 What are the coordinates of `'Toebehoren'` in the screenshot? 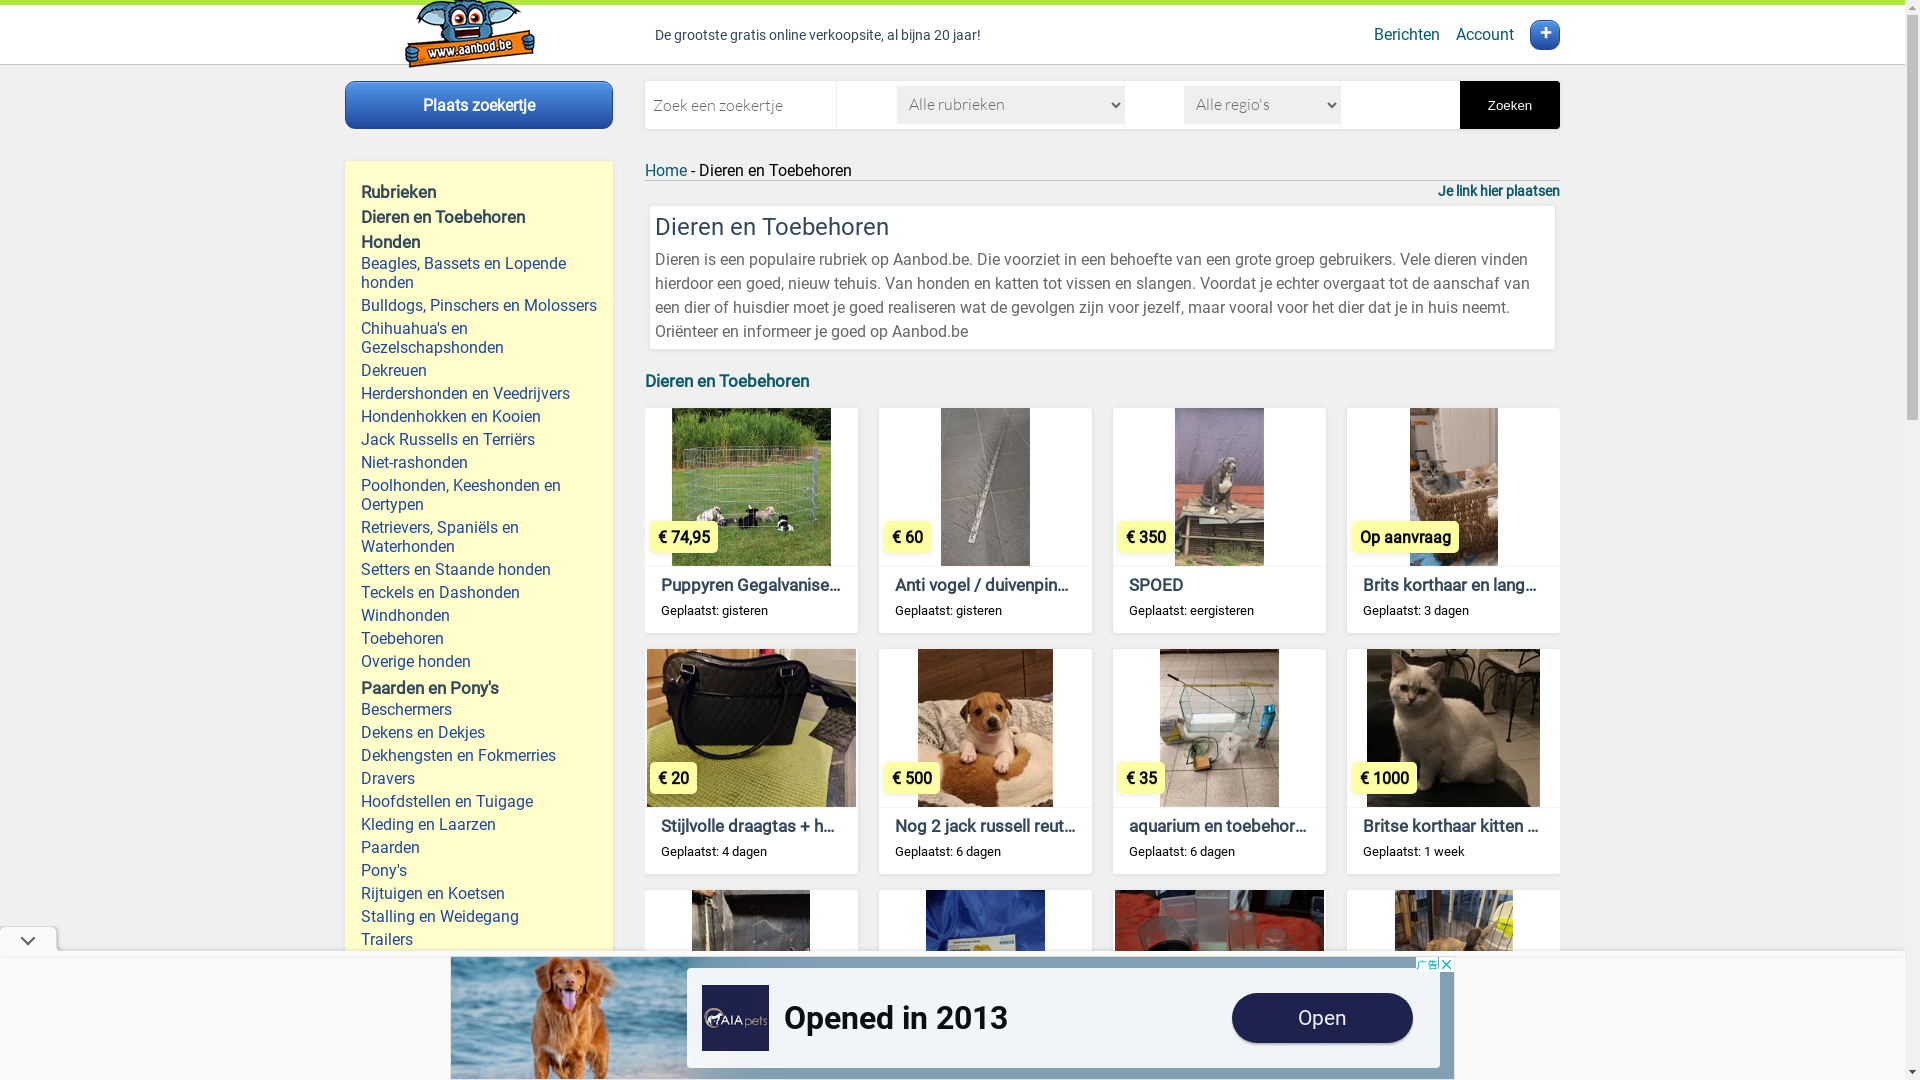 It's located at (360, 638).